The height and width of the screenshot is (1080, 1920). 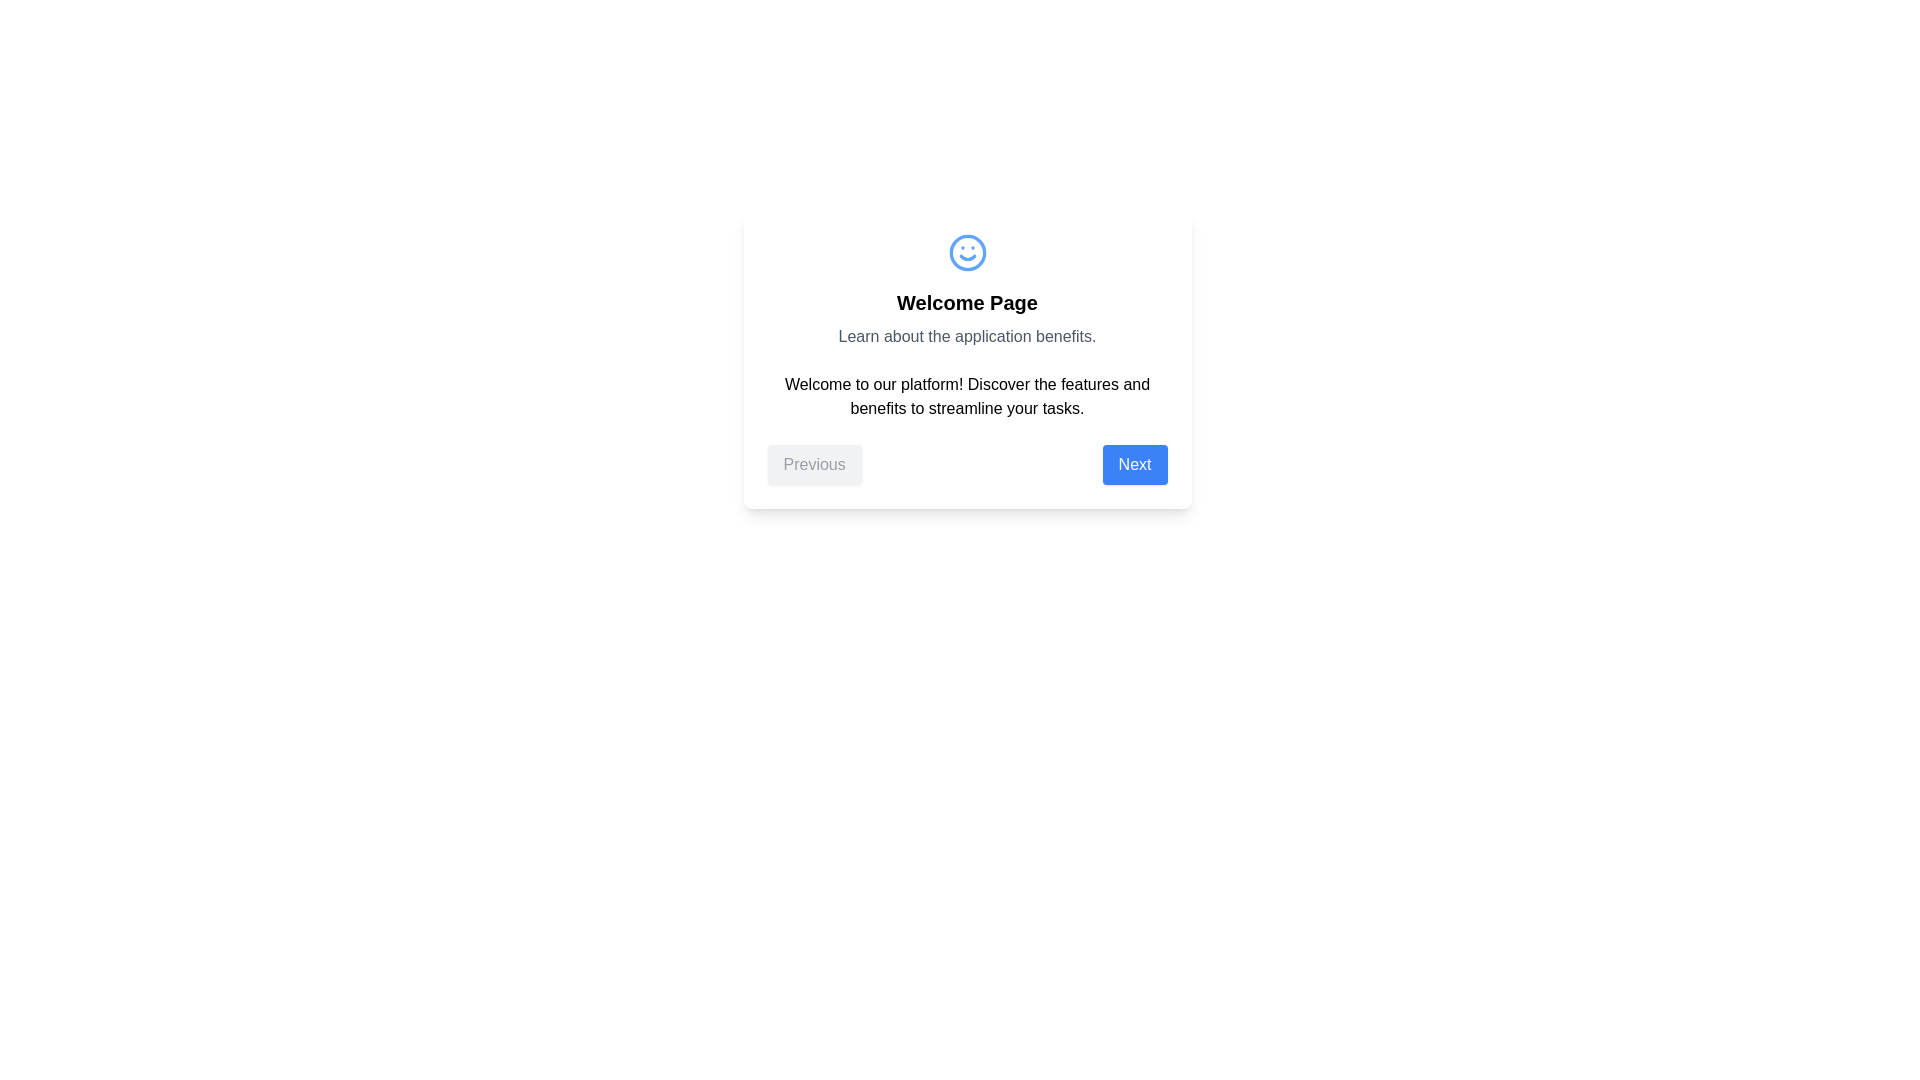 I want to click on 'Next' button to navigate to the next step in the stepper, so click(x=1134, y=465).